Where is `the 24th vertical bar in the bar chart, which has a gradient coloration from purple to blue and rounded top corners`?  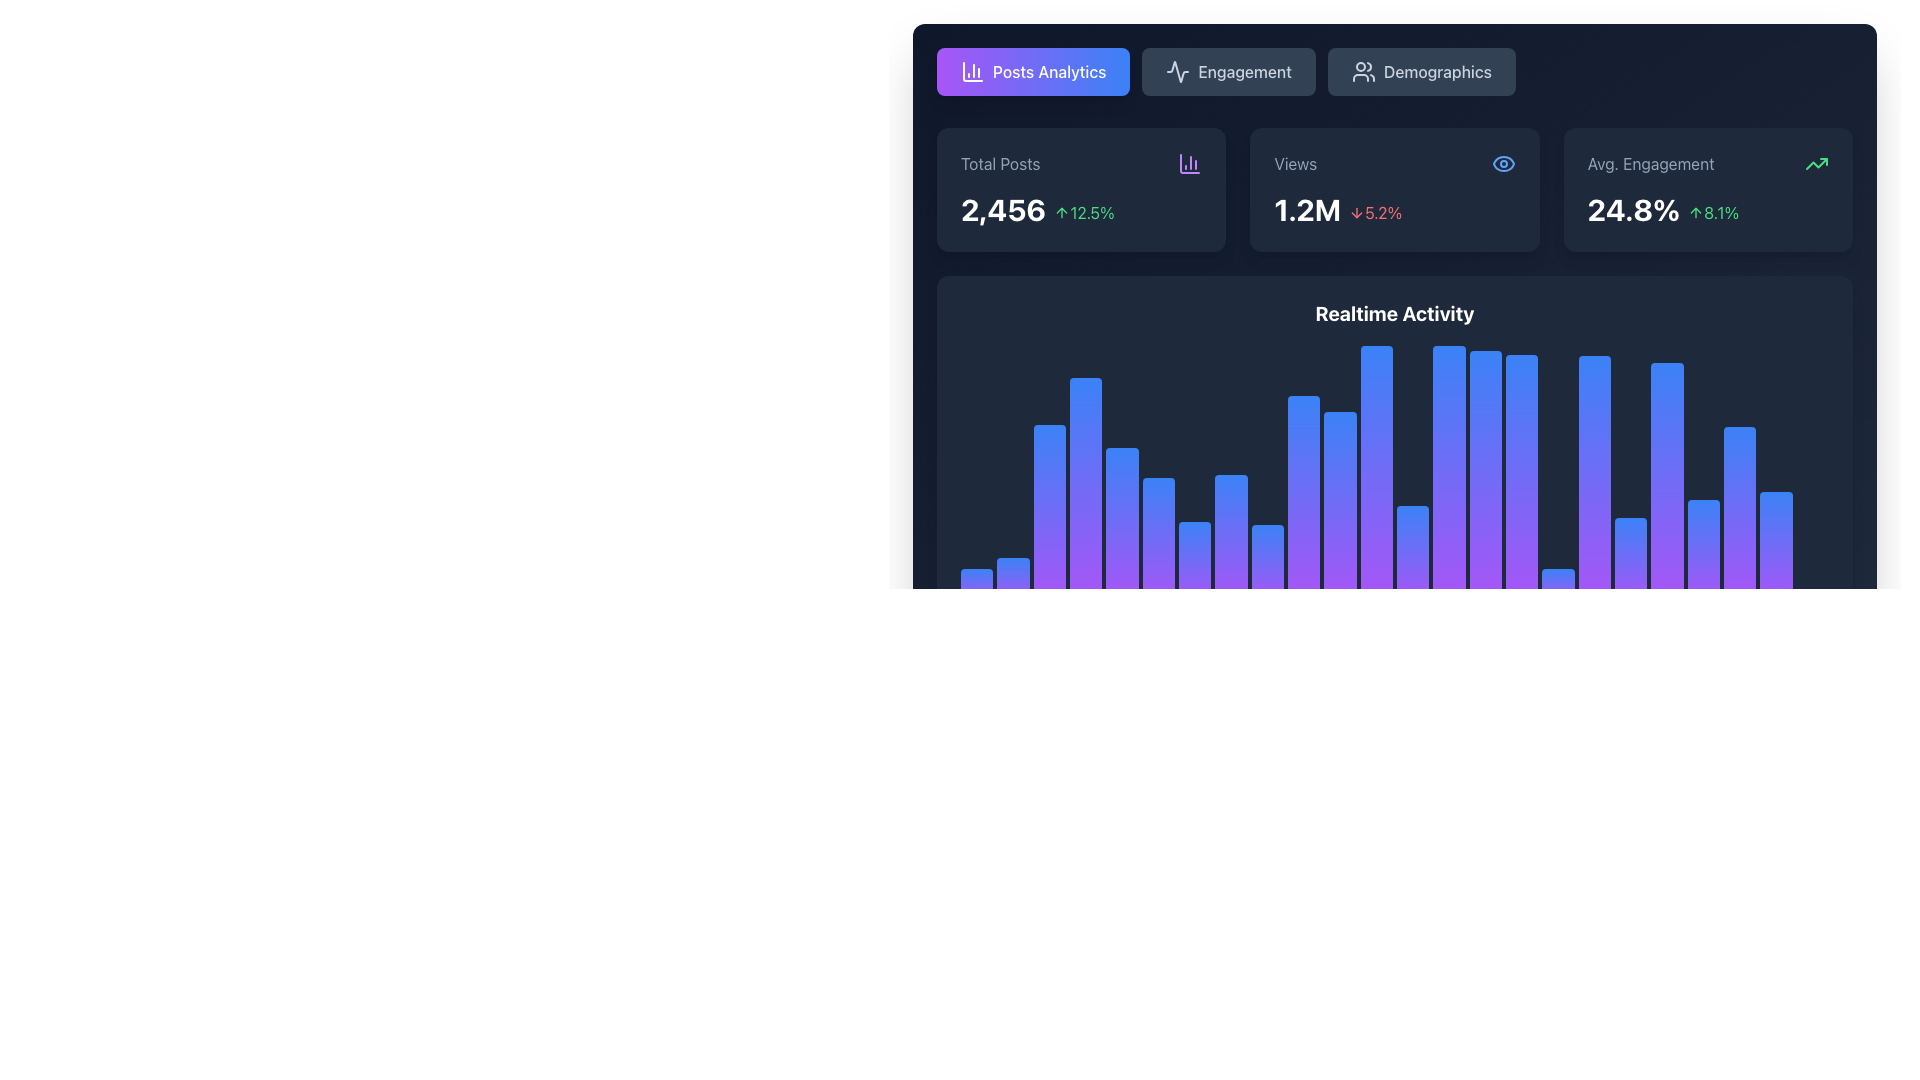 the 24th vertical bar in the bar chart, which has a gradient coloration from purple to blue and rounded top corners is located at coordinates (1776, 473).